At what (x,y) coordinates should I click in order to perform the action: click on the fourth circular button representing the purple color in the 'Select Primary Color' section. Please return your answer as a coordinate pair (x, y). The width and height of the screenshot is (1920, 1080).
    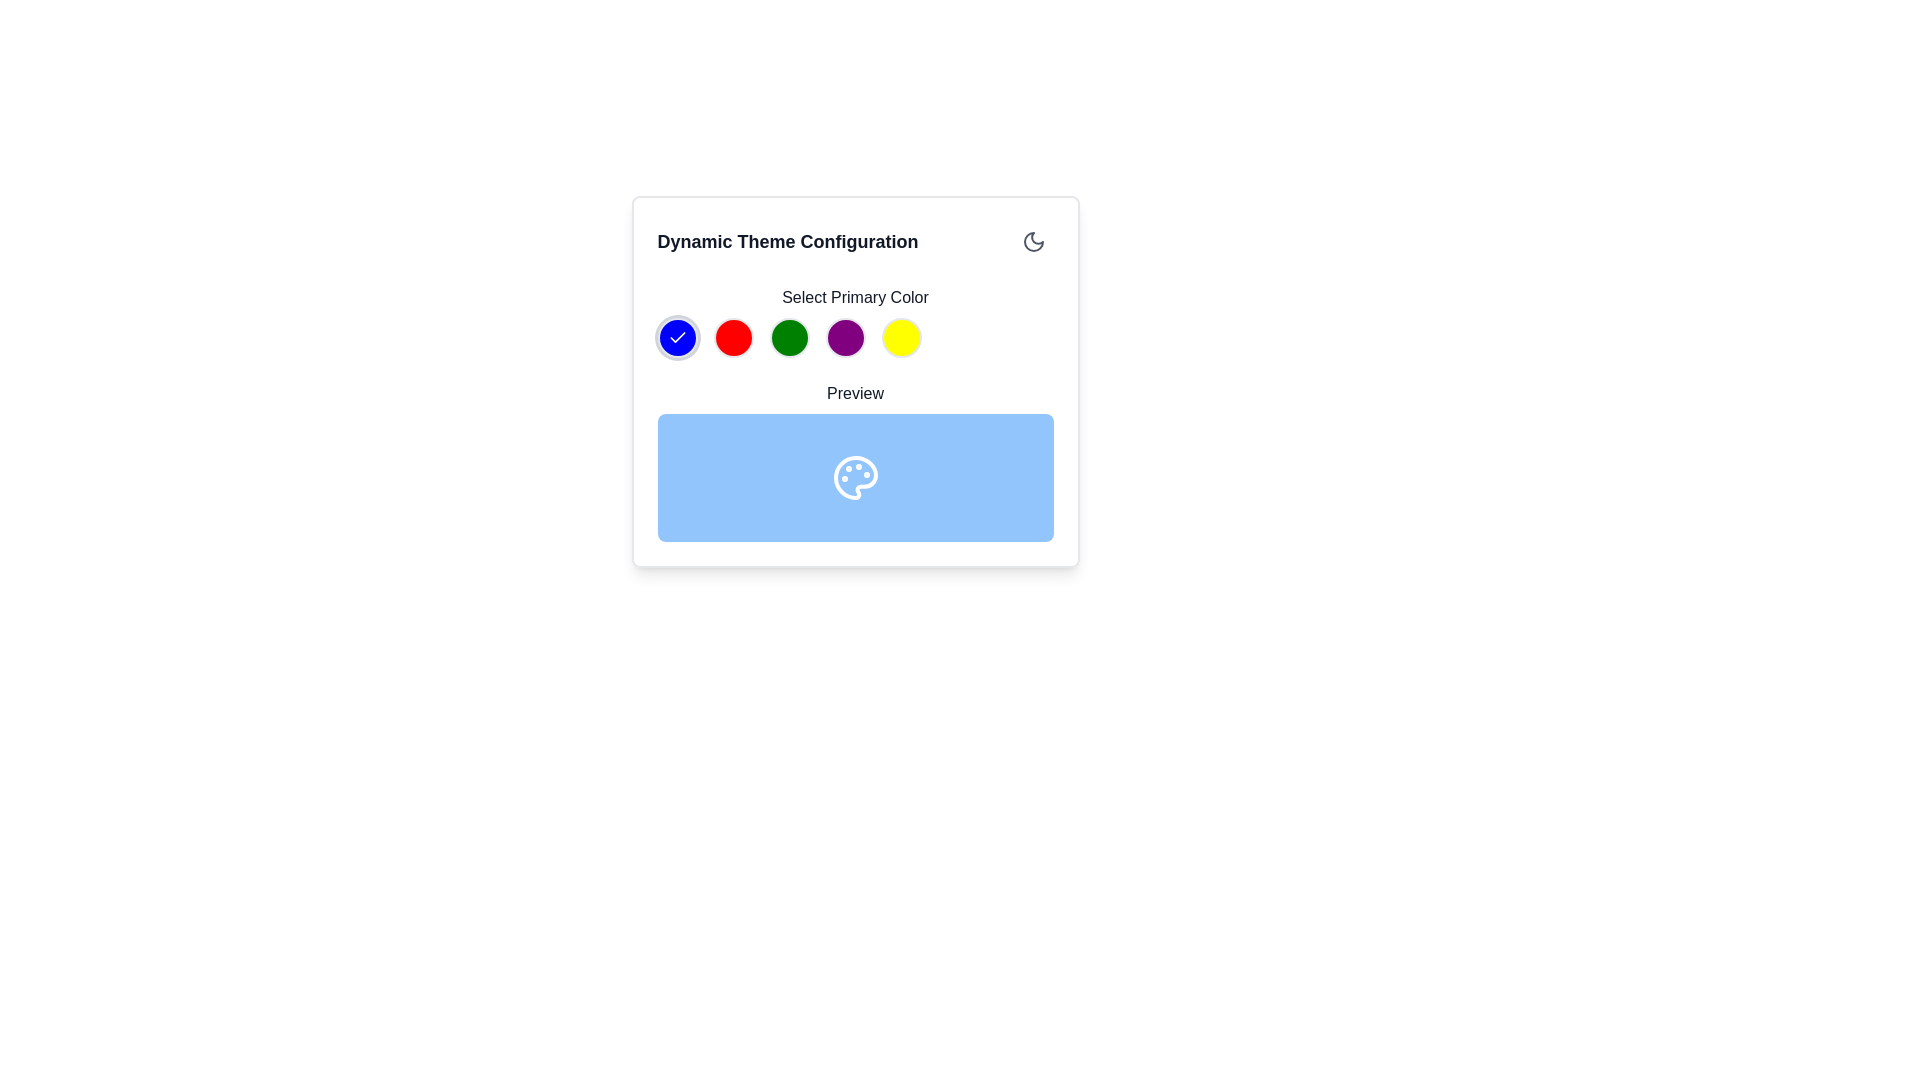
    Looking at the image, I should click on (855, 337).